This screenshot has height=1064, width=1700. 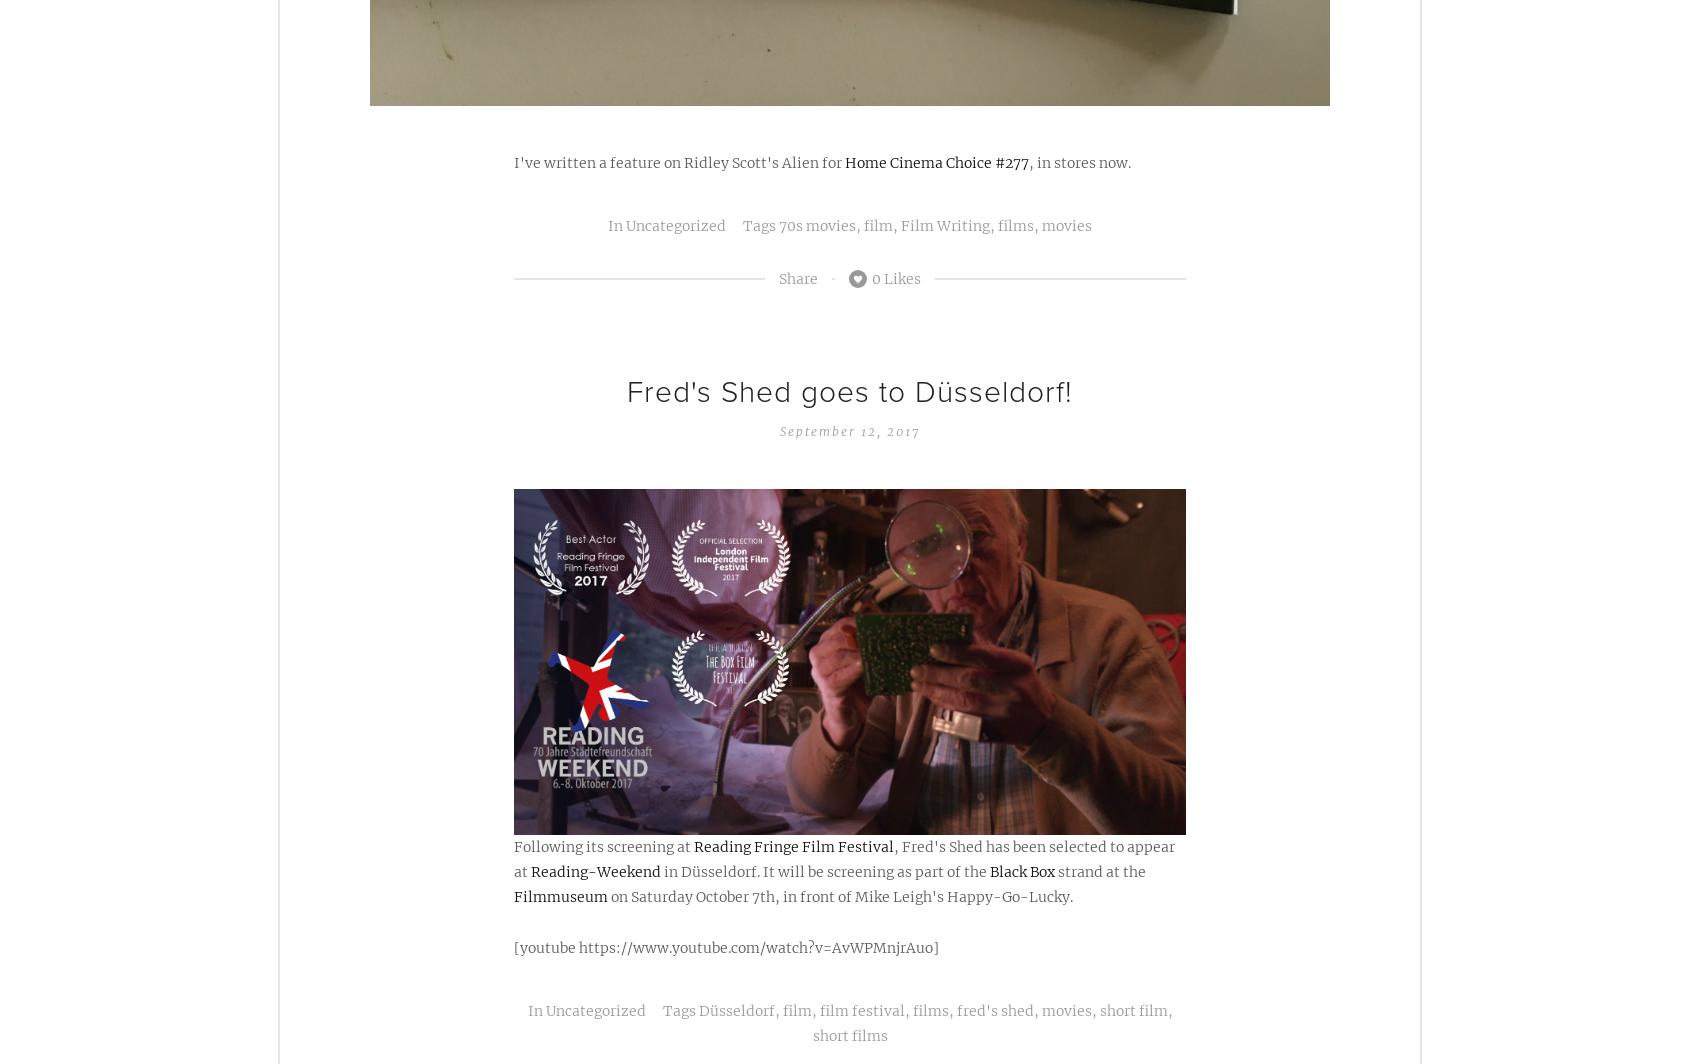 What do you see at coordinates (850, 391) in the screenshot?
I see `'Fred's Shed goes to Düsseldorf!'` at bounding box center [850, 391].